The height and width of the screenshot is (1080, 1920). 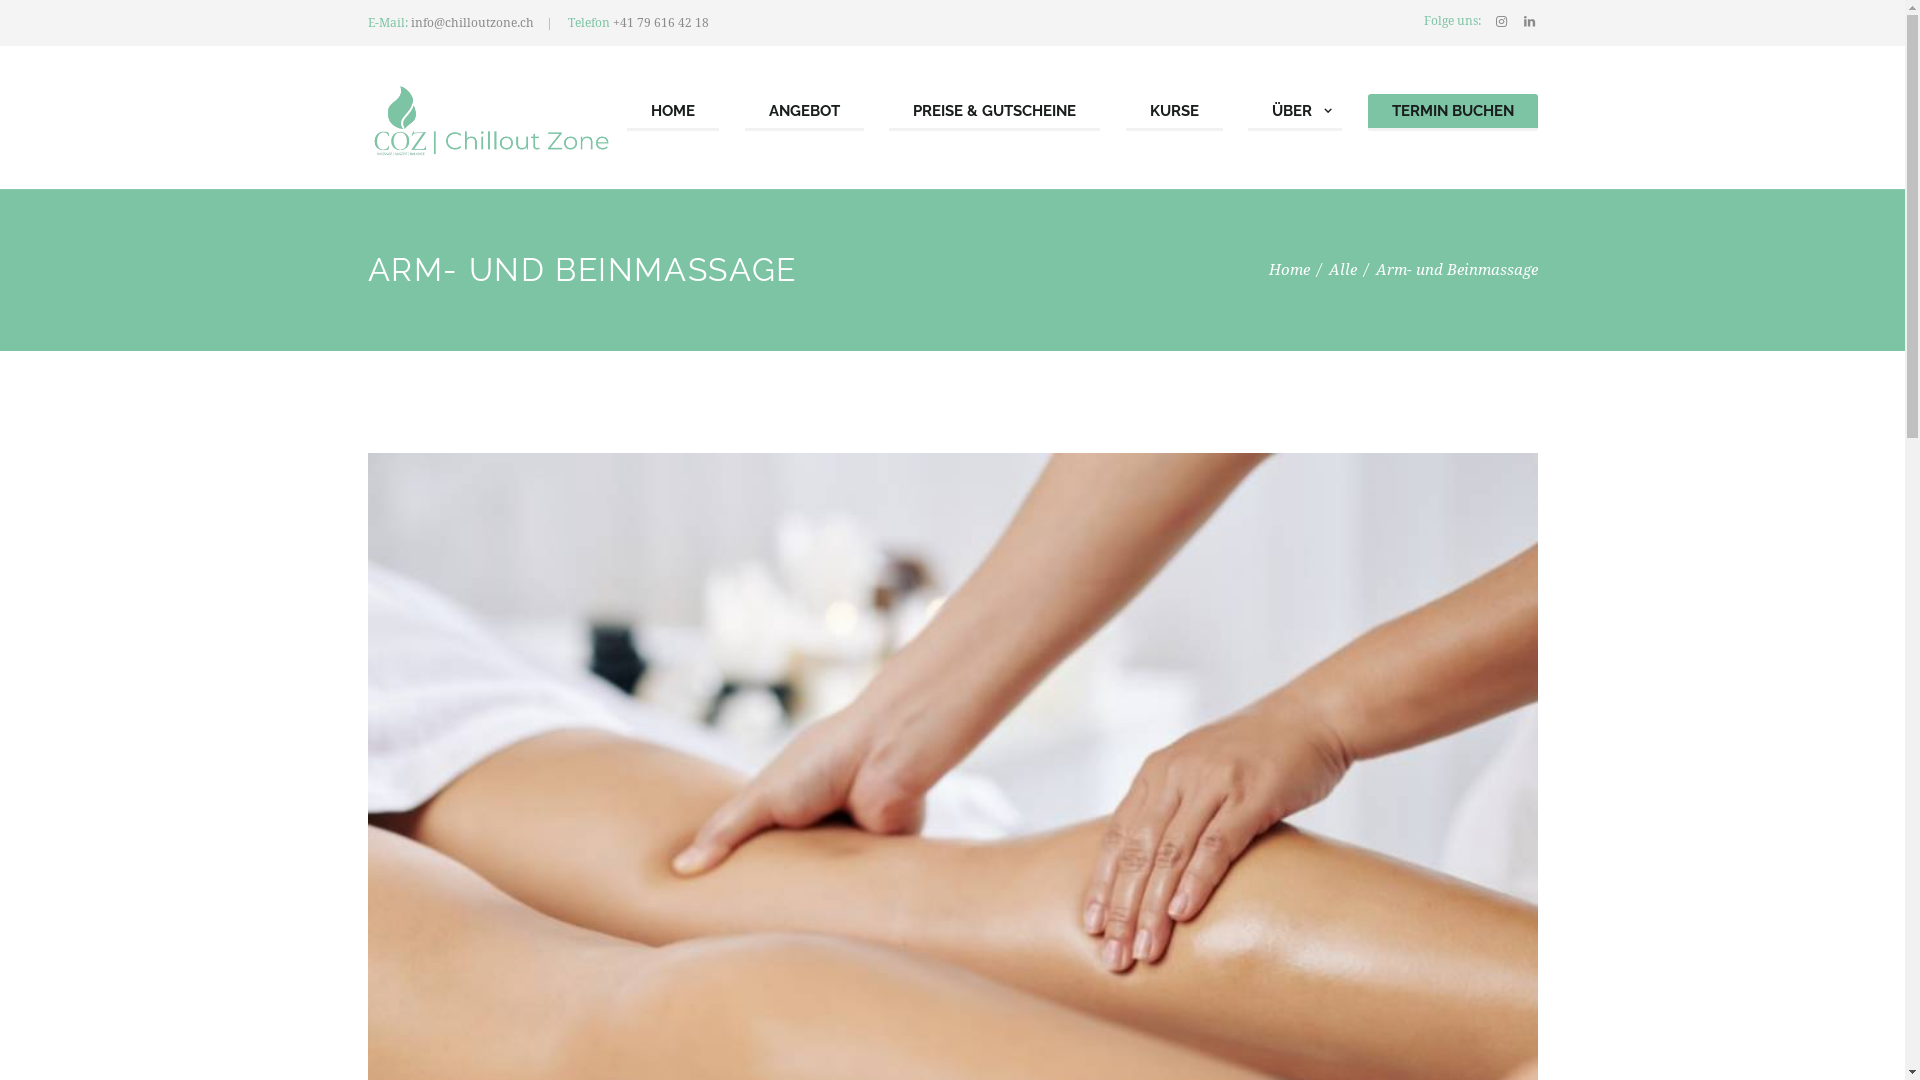 I want to click on 'Home', so click(x=1288, y=270).